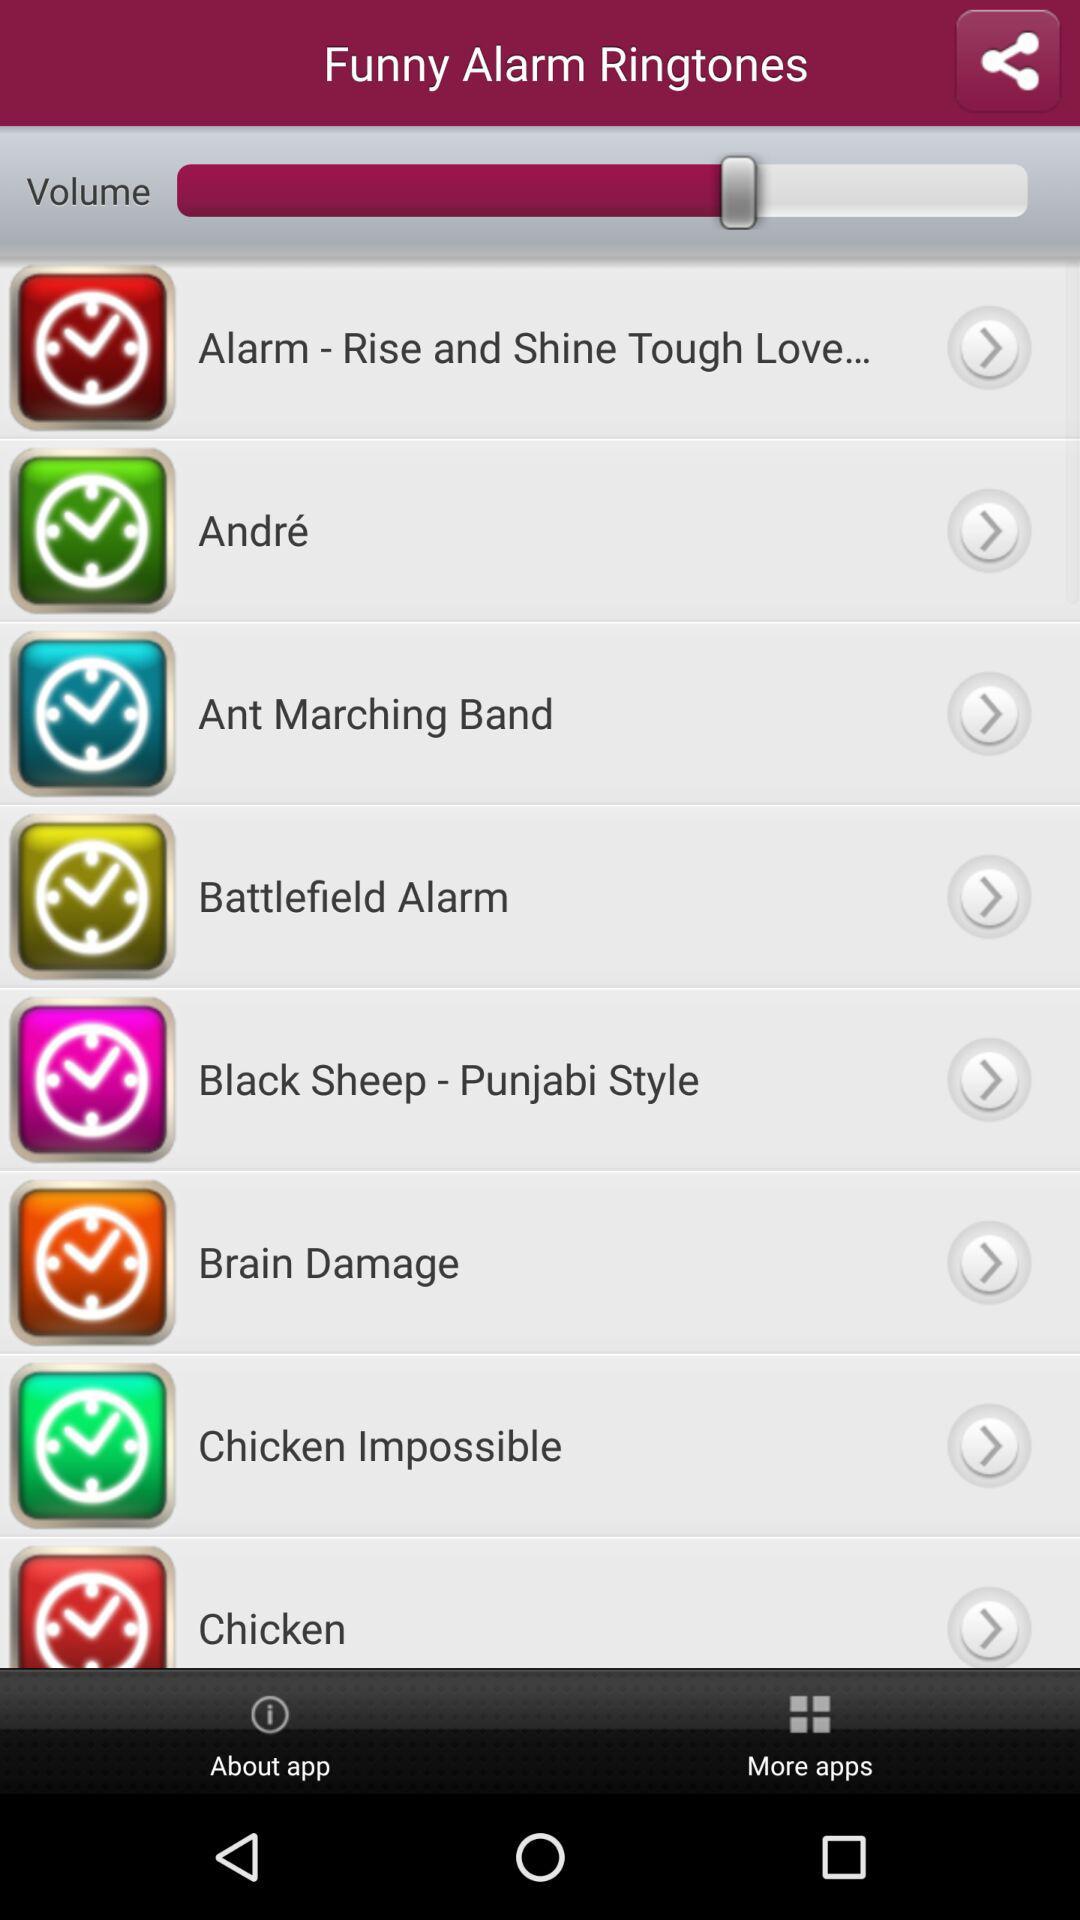 This screenshot has height=1920, width=1080. What do you see at coordinates (987, 346) in the screenshot?
I see `alarm sound` at bounding box center [987, 346].